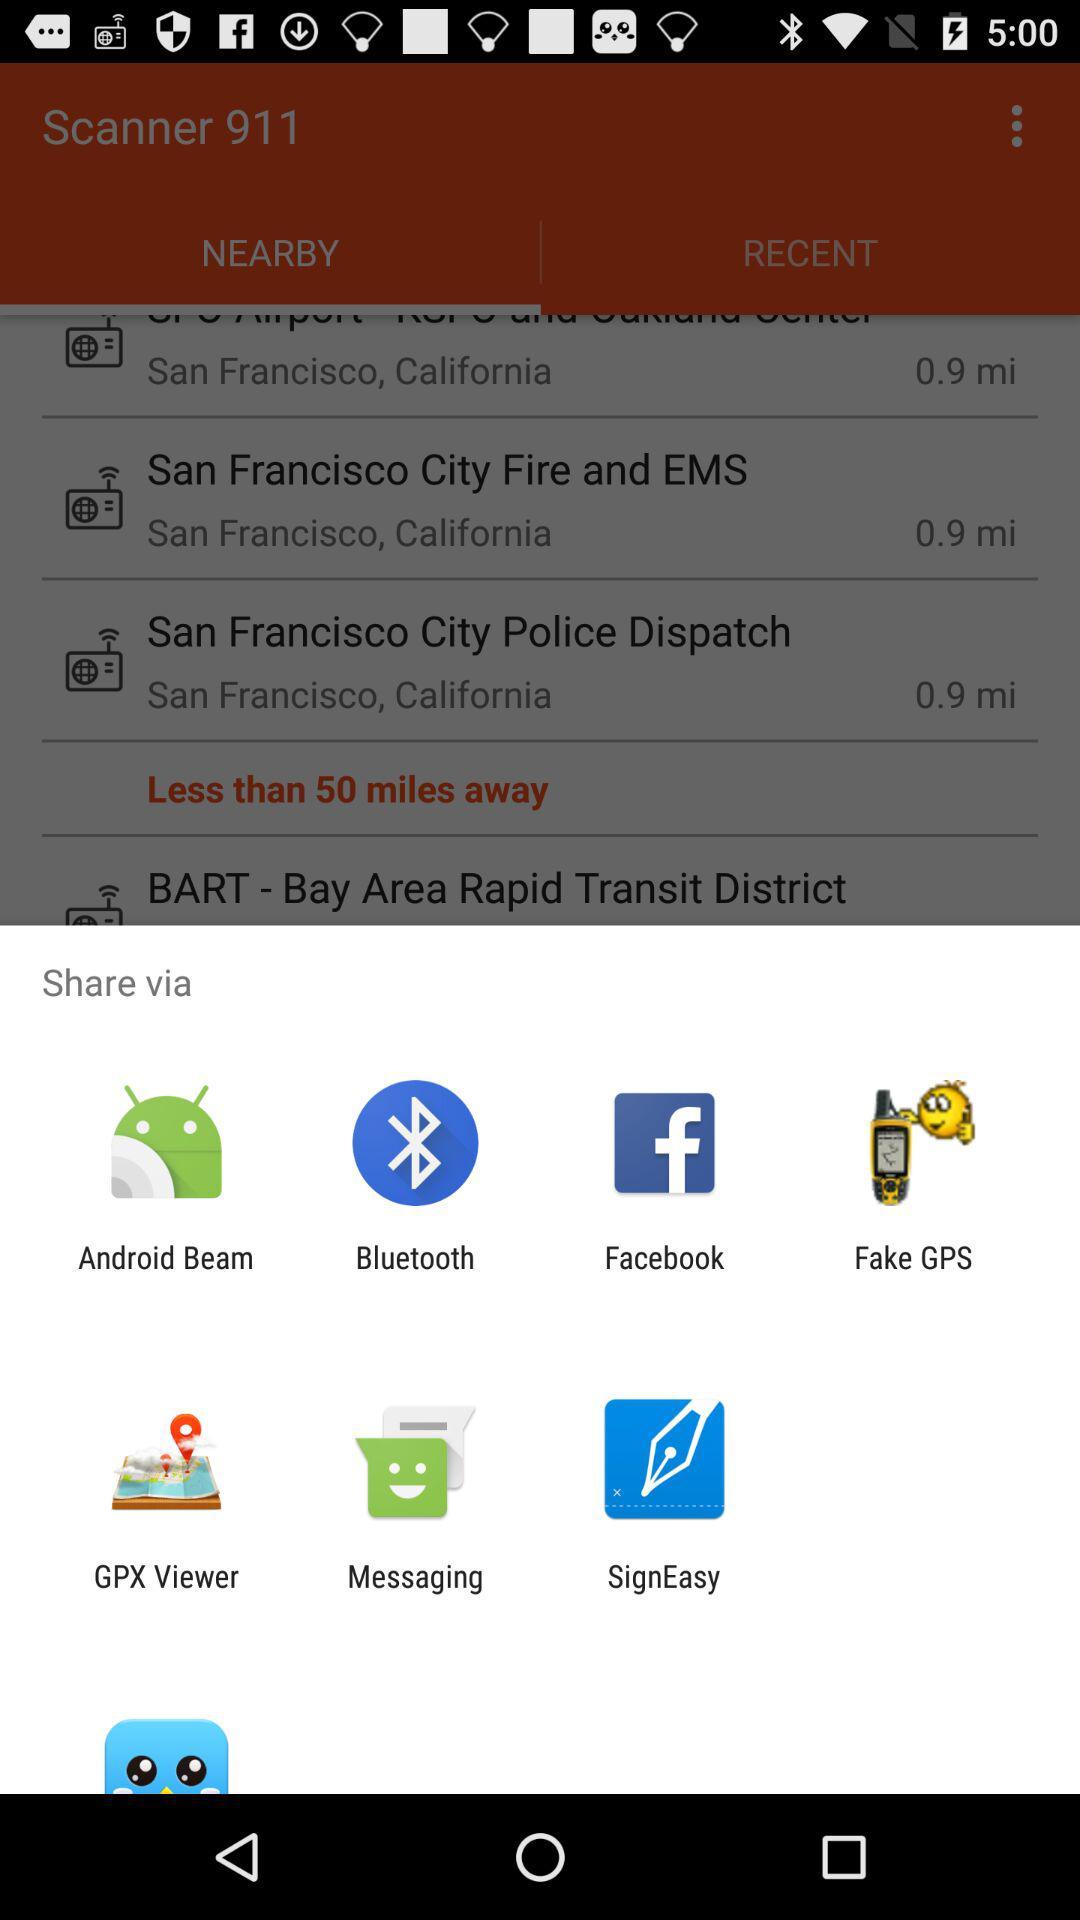 The height and width of the screenshot is (1920, 1080). I want to click on the android beam icon, so click(165, 1274).